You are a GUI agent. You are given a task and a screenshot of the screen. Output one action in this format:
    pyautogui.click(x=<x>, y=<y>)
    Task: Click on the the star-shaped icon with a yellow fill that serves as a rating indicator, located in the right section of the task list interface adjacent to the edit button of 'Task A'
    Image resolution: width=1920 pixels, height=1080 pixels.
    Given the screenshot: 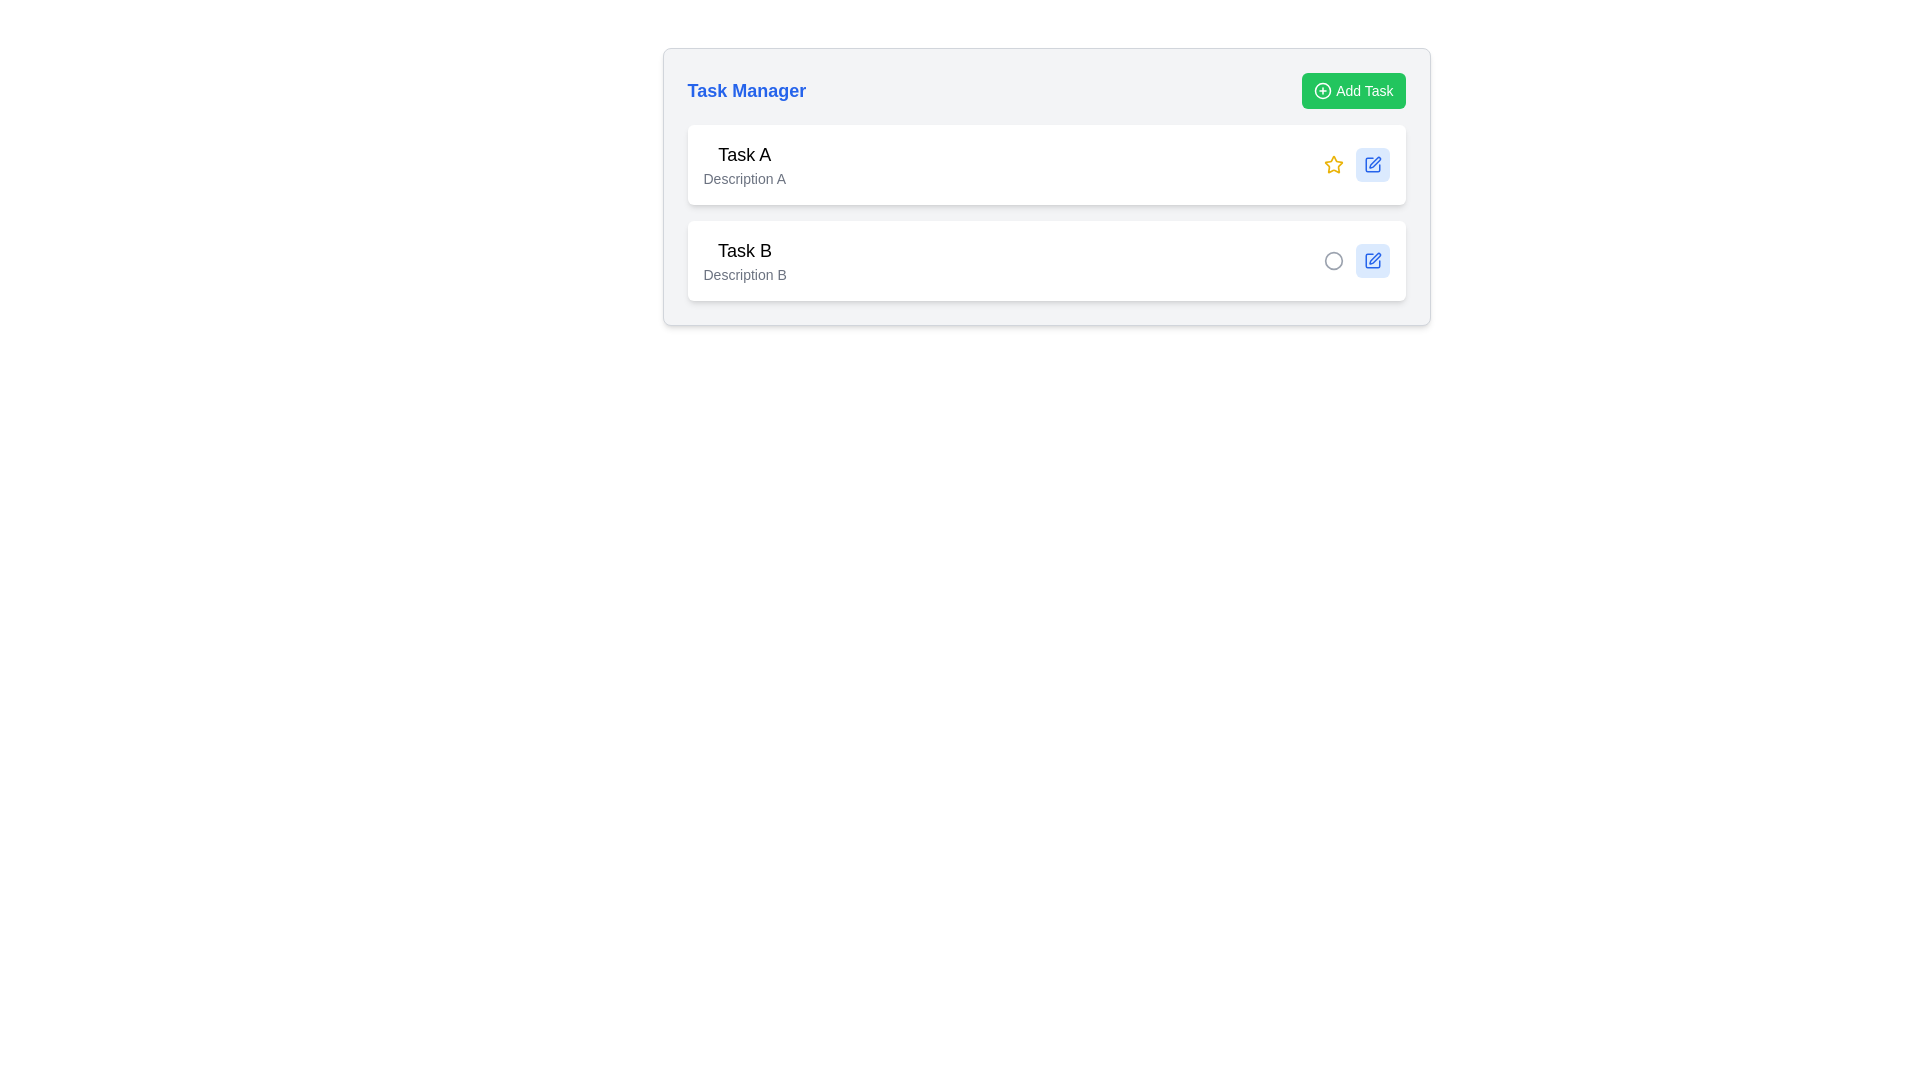 What is the action you would take?
    pyautogui.click(x=1333, y=164)
    